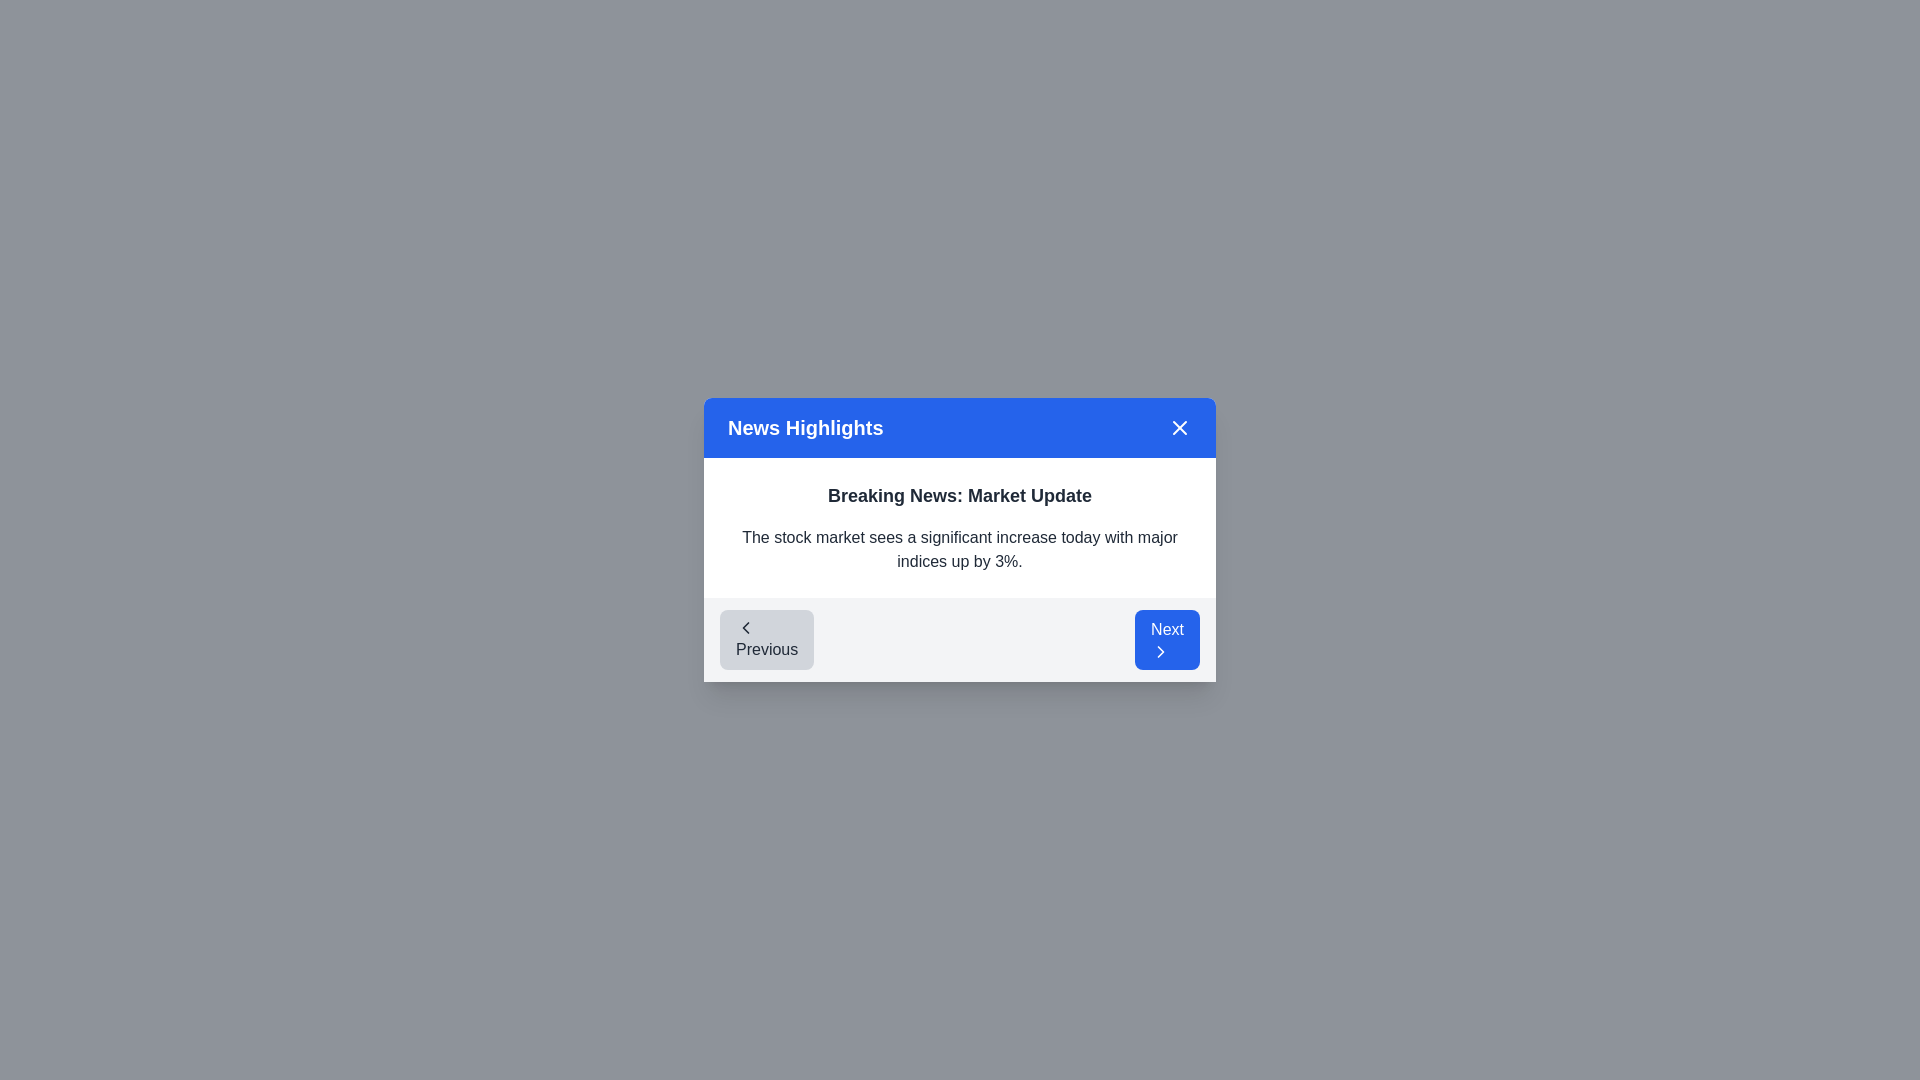  I want to click on the 'Previous' button, which is styled with a soft-gray background and features a left-pointing chevron icon, located in the lower-left portion of the modal dialog, so click(766, 640).